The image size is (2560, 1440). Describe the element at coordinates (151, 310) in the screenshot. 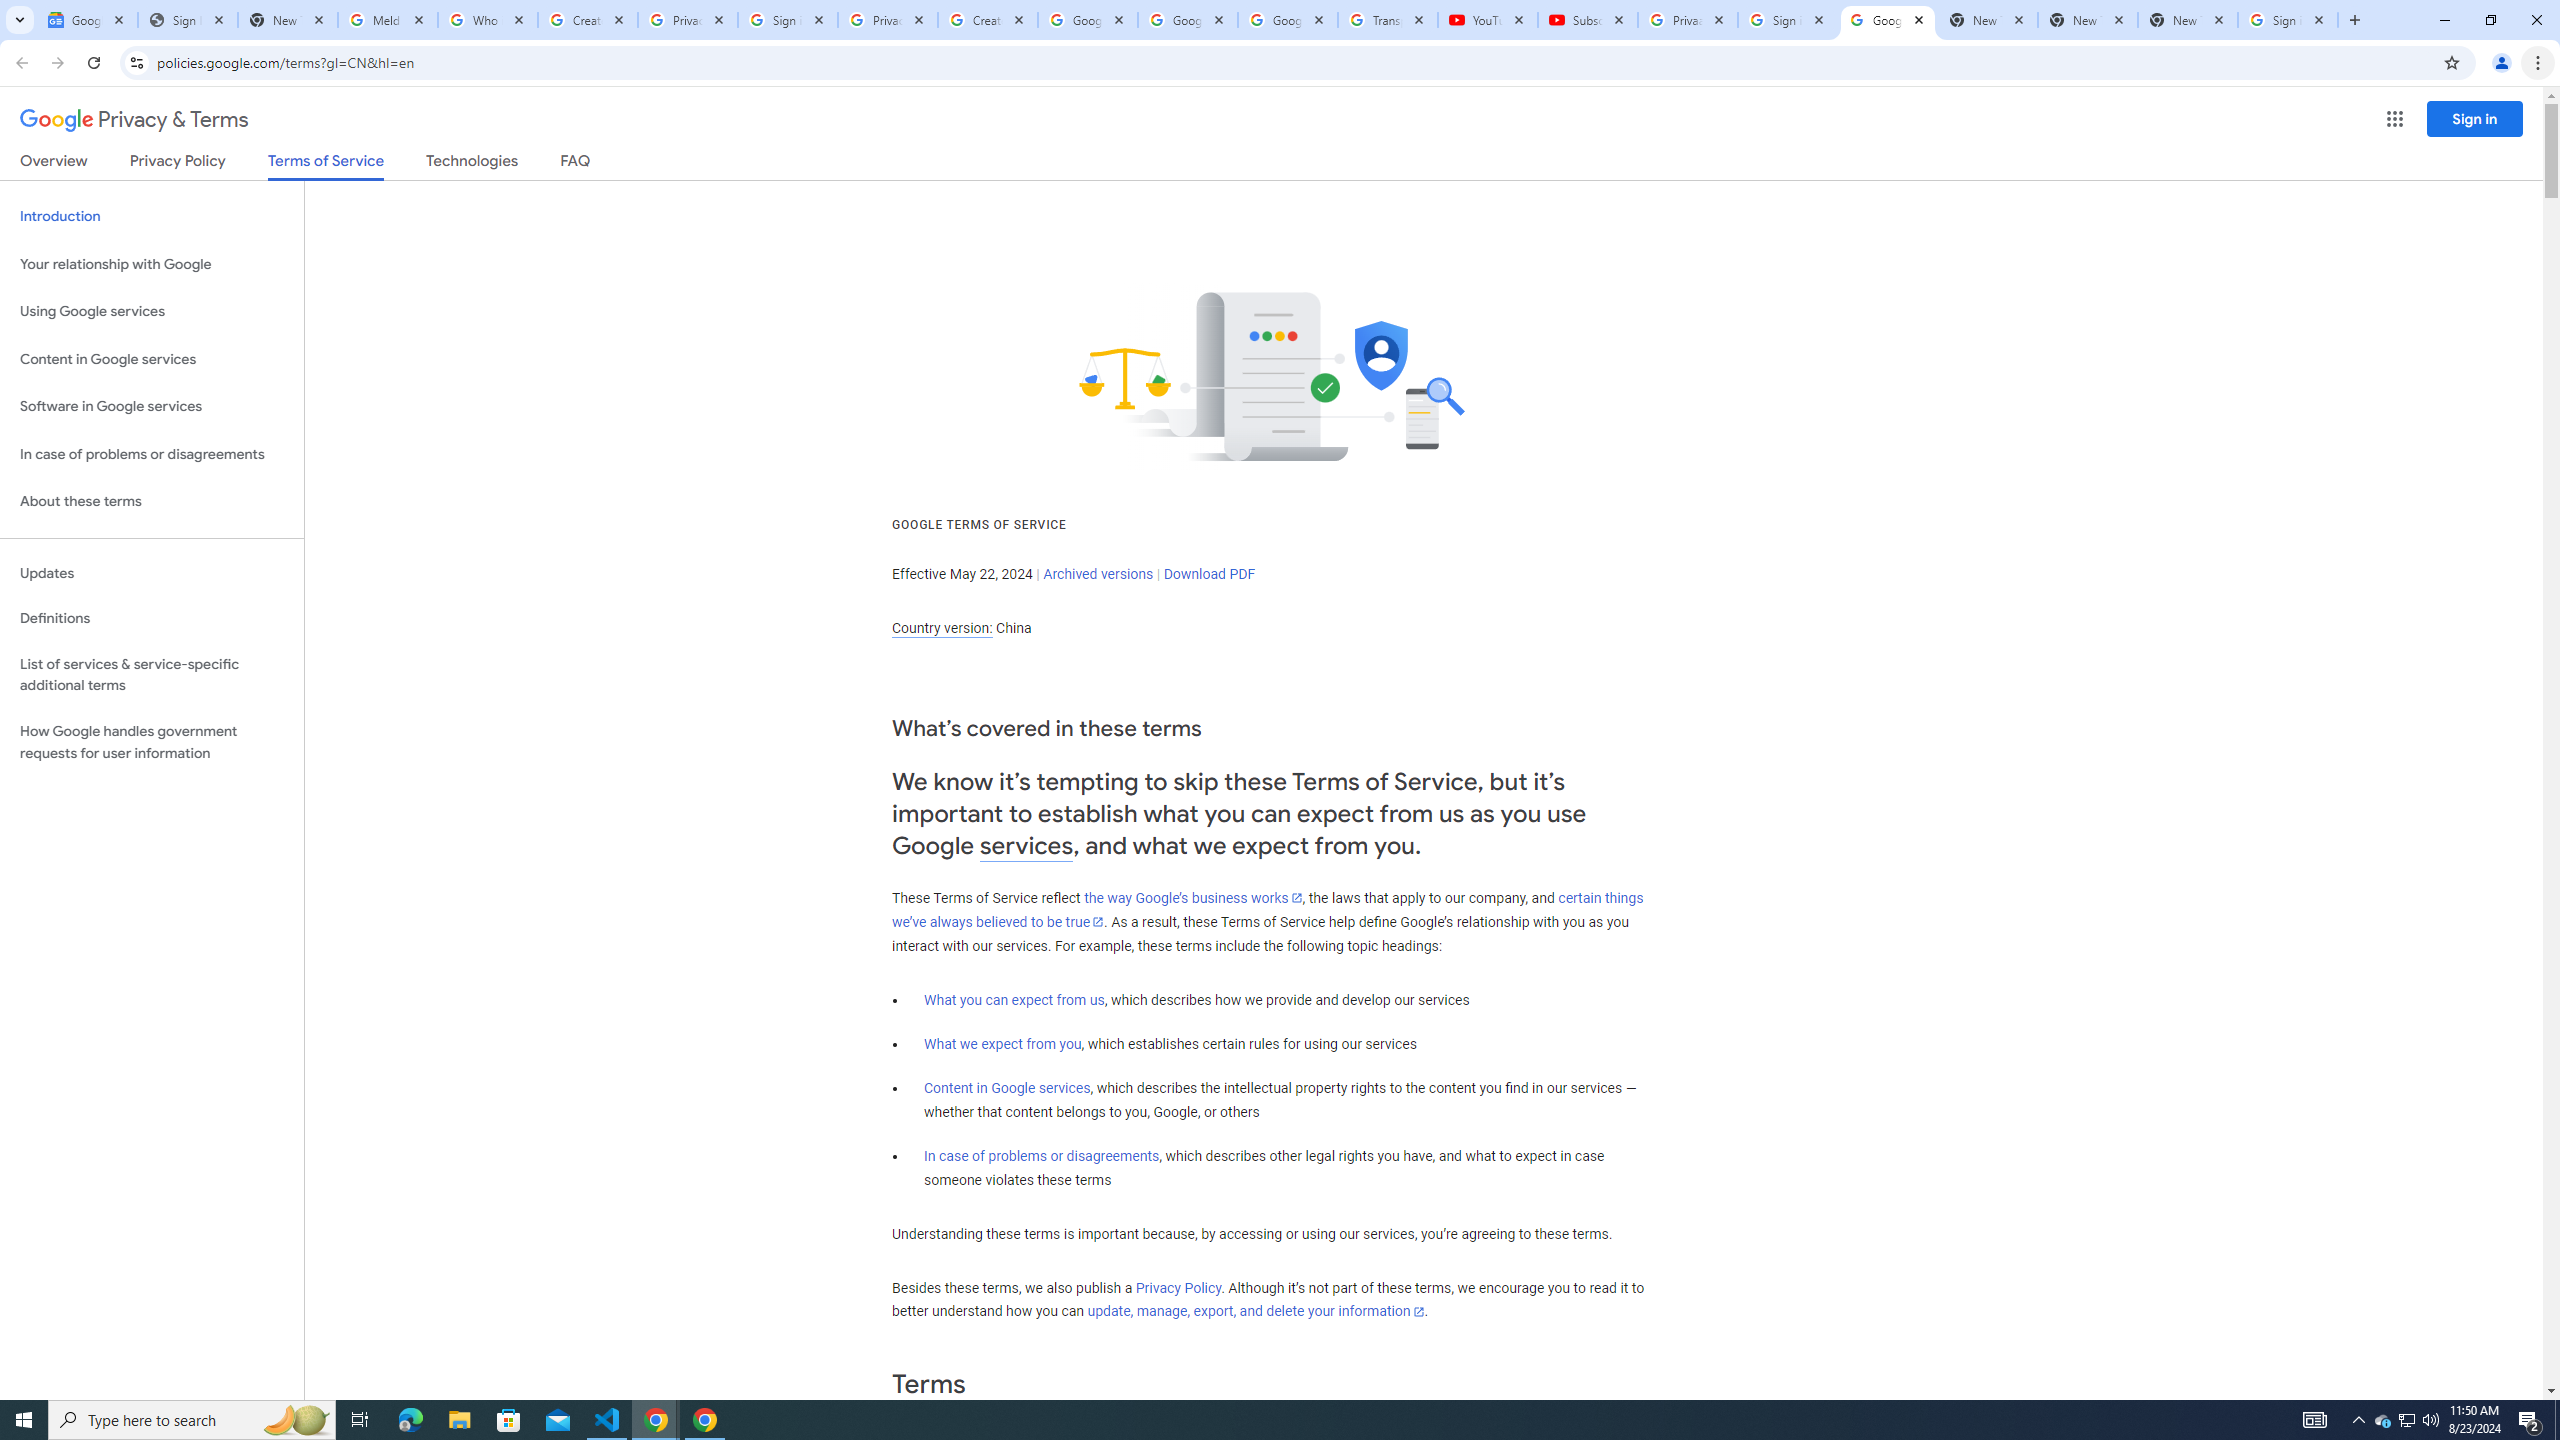

I see `'Using Google services'` at that location.